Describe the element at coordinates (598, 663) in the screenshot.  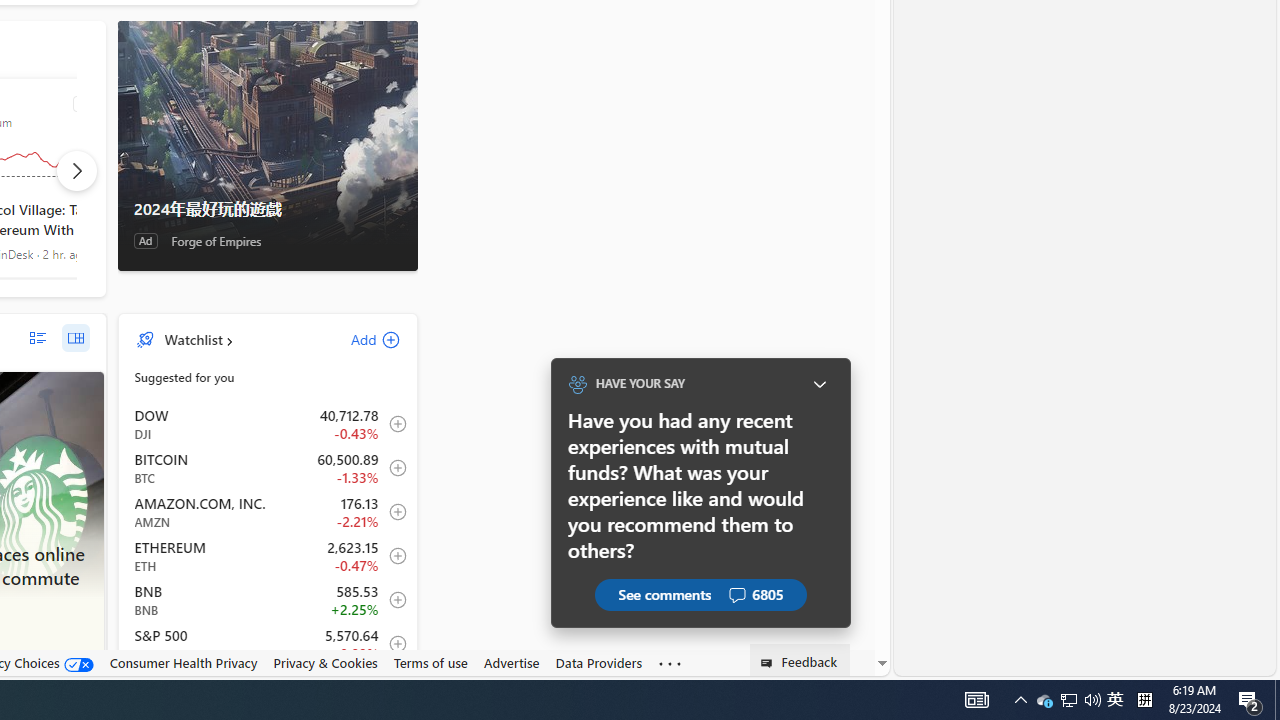
I see `'Data Providers'` at that location.